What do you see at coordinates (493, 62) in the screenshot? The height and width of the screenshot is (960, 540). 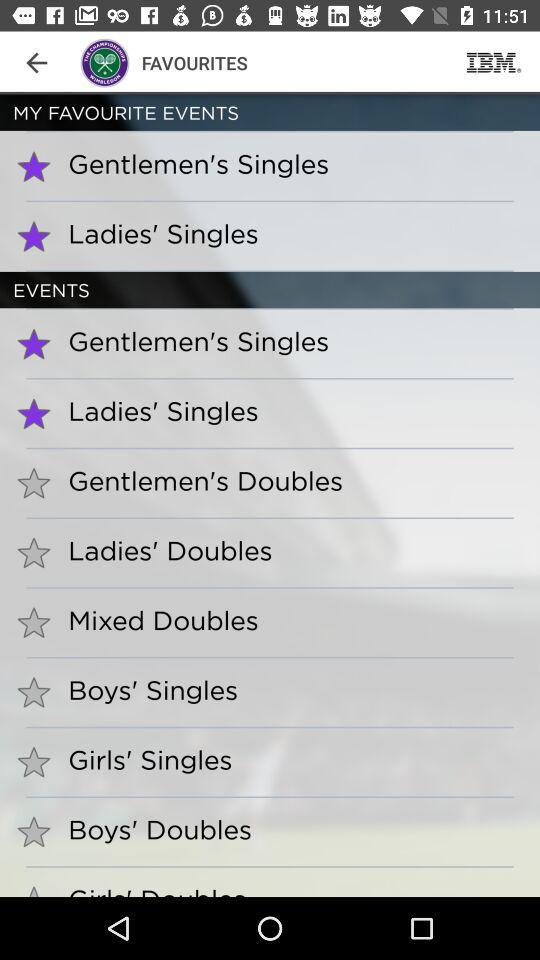 I see `the date_range icon` at bounding box center [493, 62].